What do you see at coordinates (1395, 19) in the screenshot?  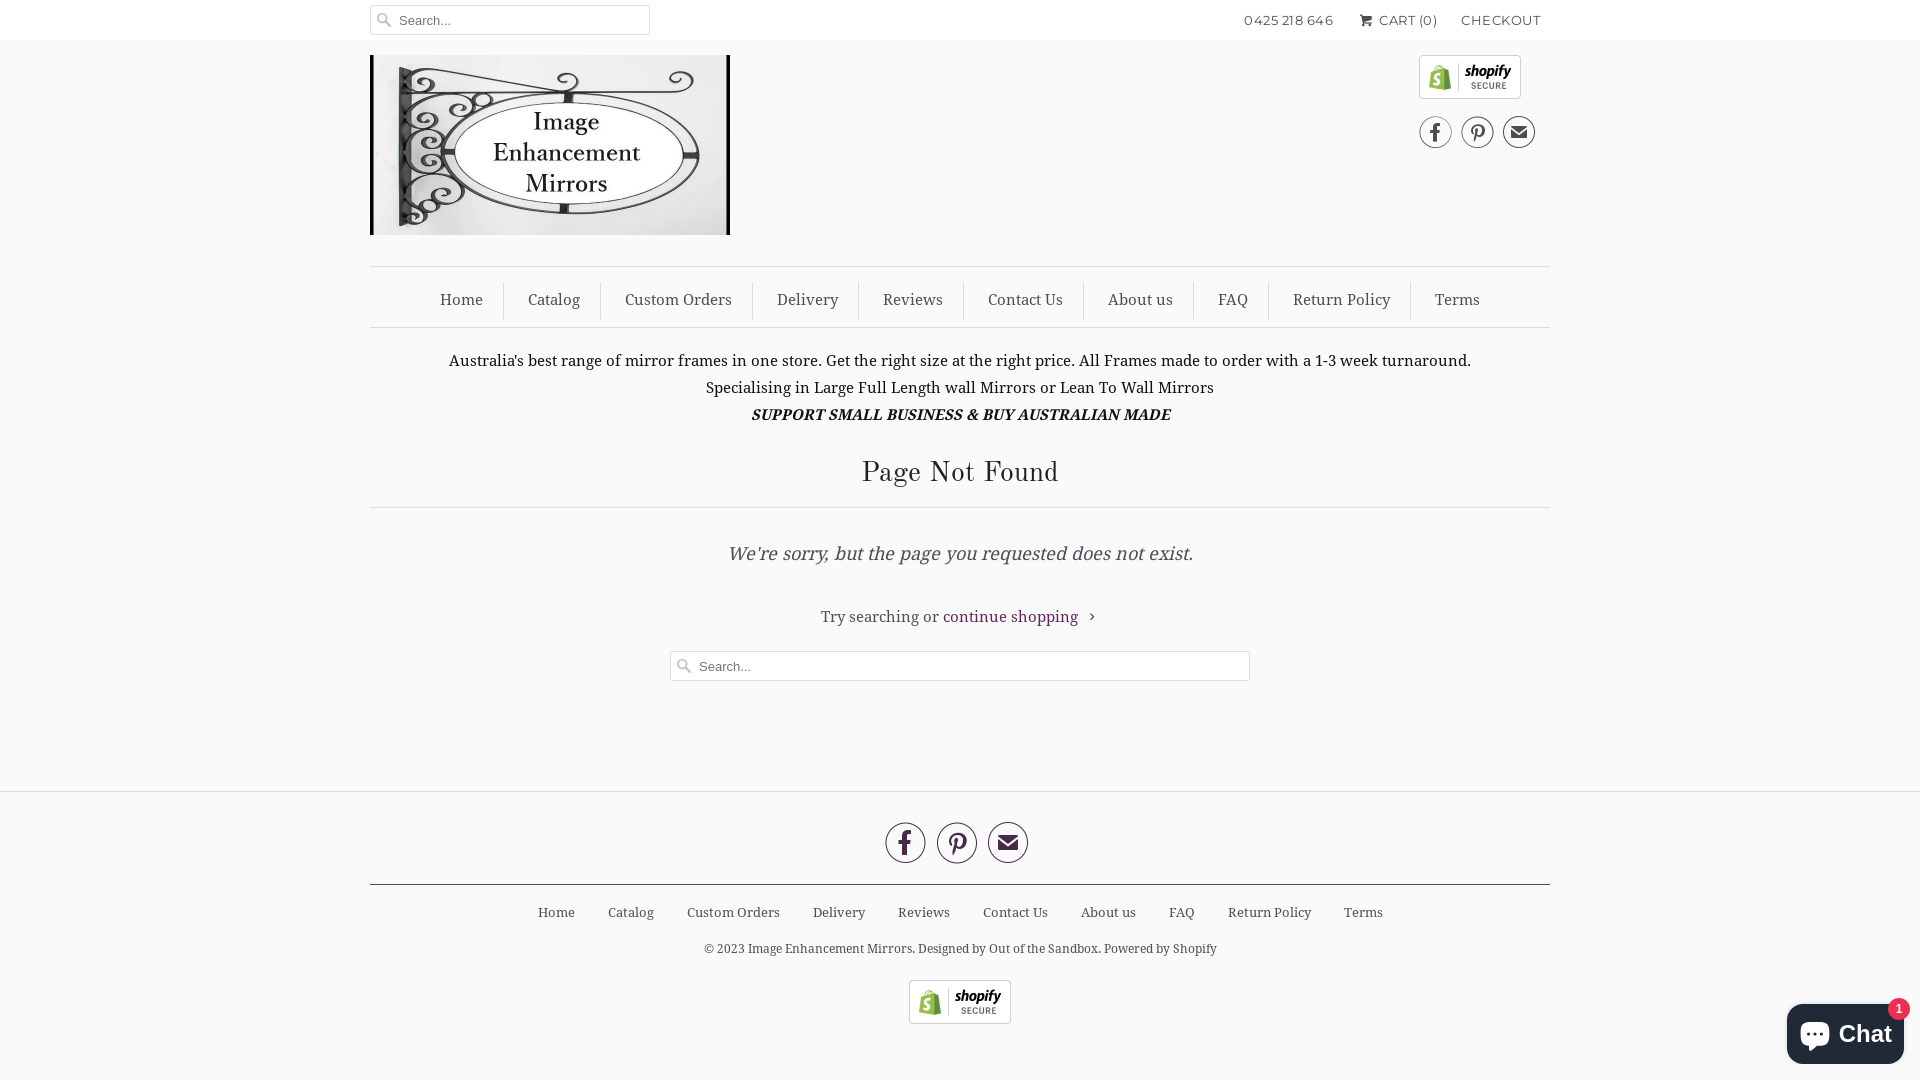 I see `'CART (0)'` at bounding box center [1395, 19].